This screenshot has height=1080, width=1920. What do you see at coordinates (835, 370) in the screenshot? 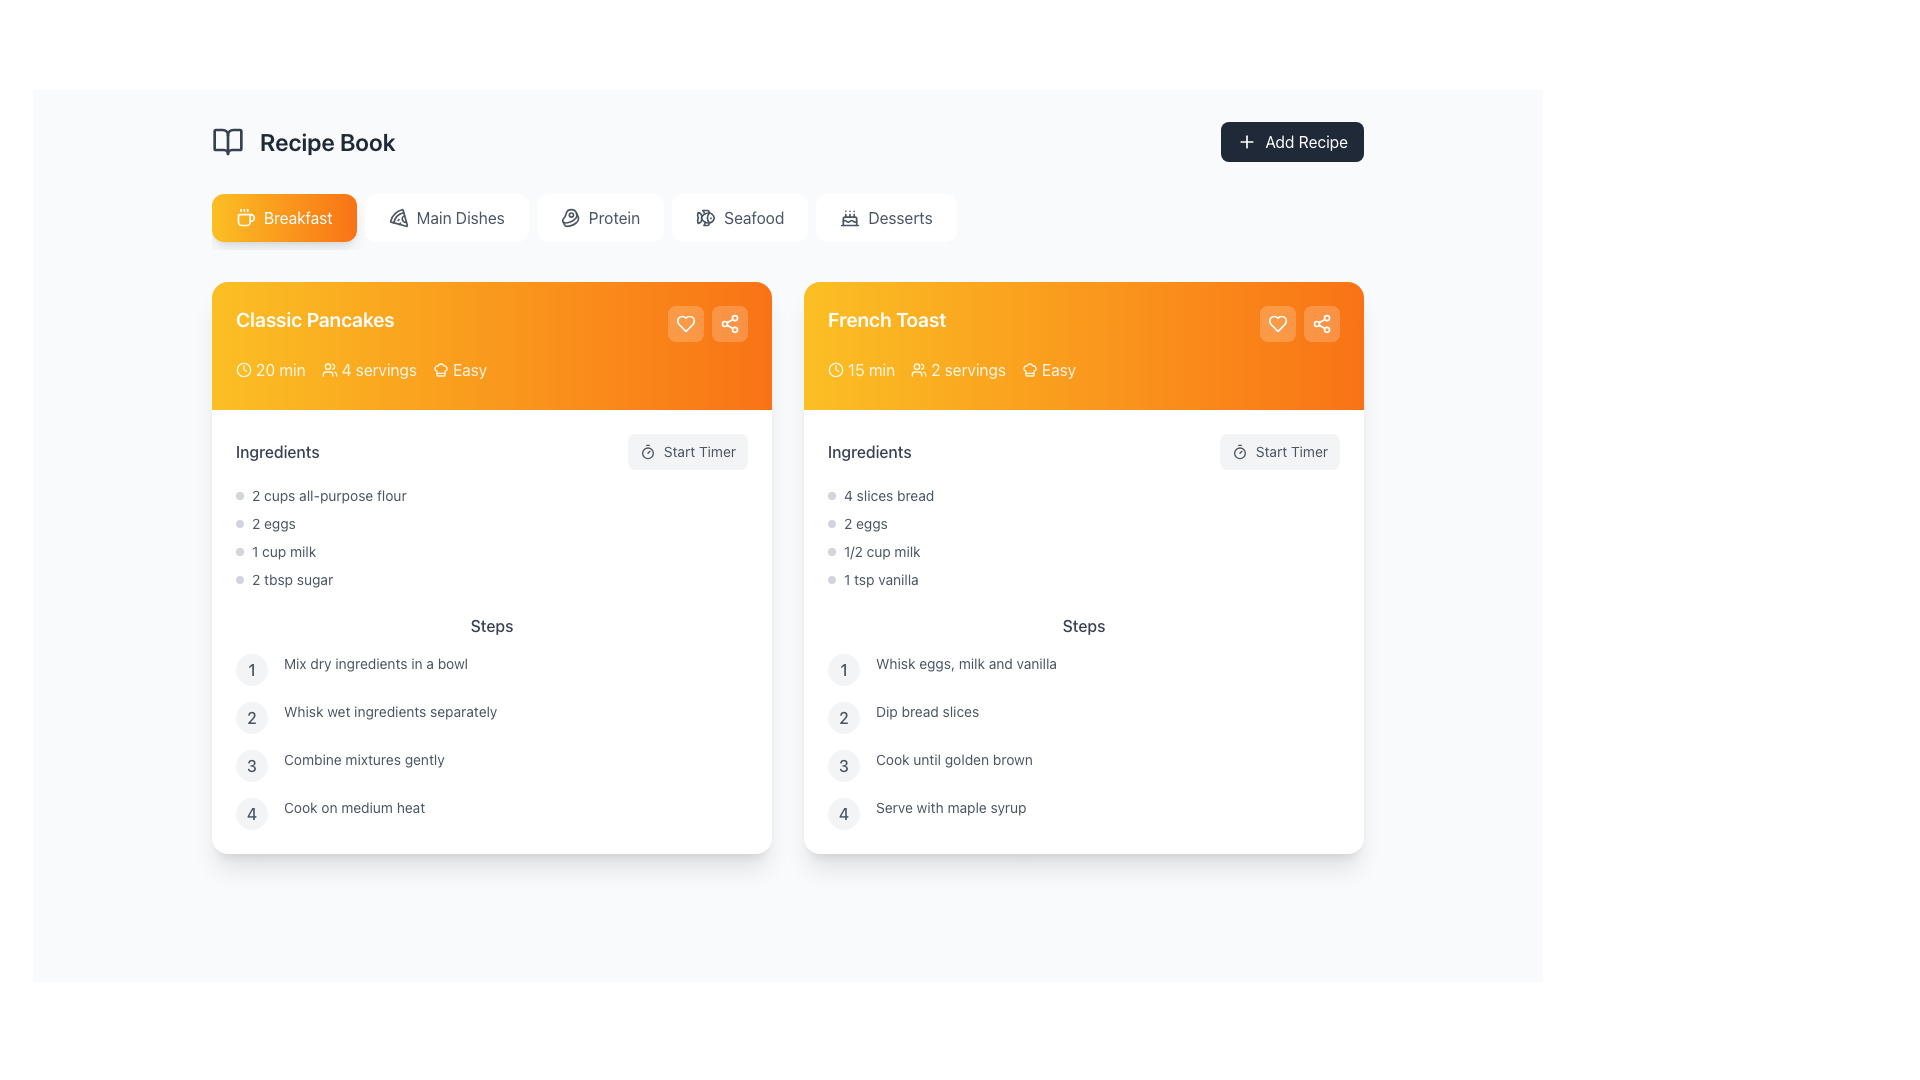
I see `the decorative clock icon on the left side of the 'Start Timer' button within the 'French Toast' card` at bounding box center [835, 370].